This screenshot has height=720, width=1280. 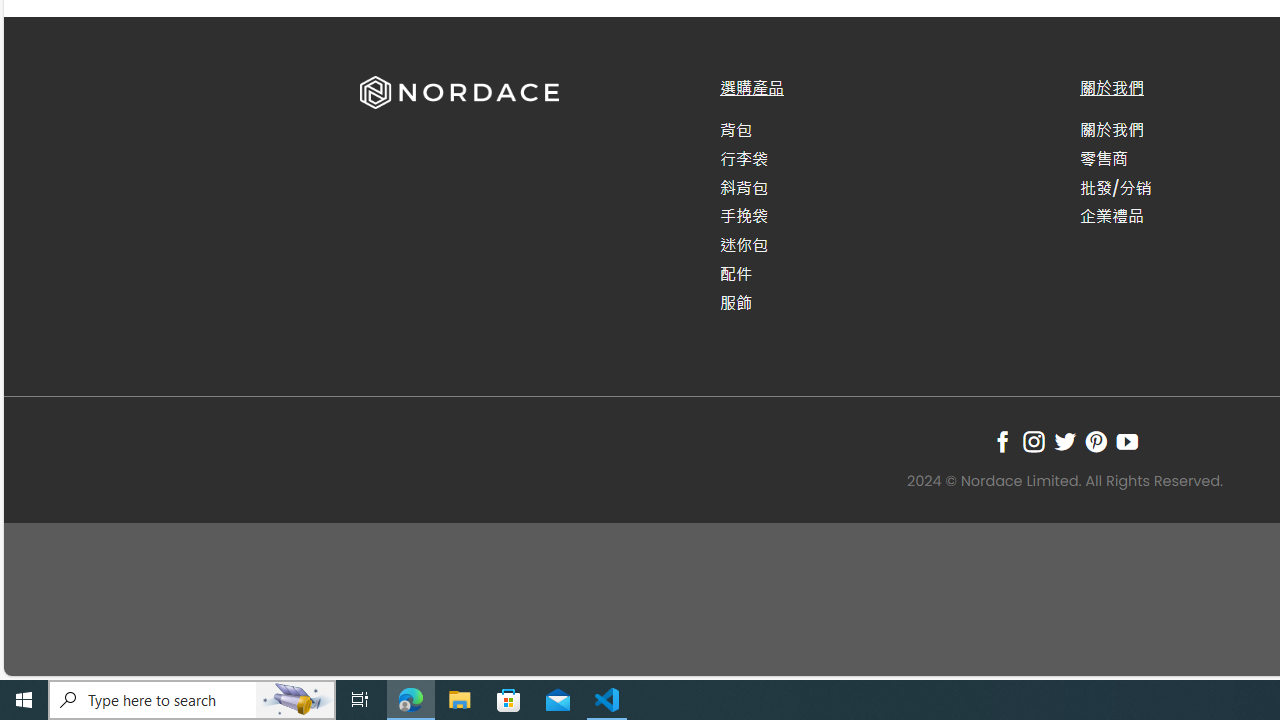 I want to click on 'Follow on Instagram', so click(x=1033, y=440).